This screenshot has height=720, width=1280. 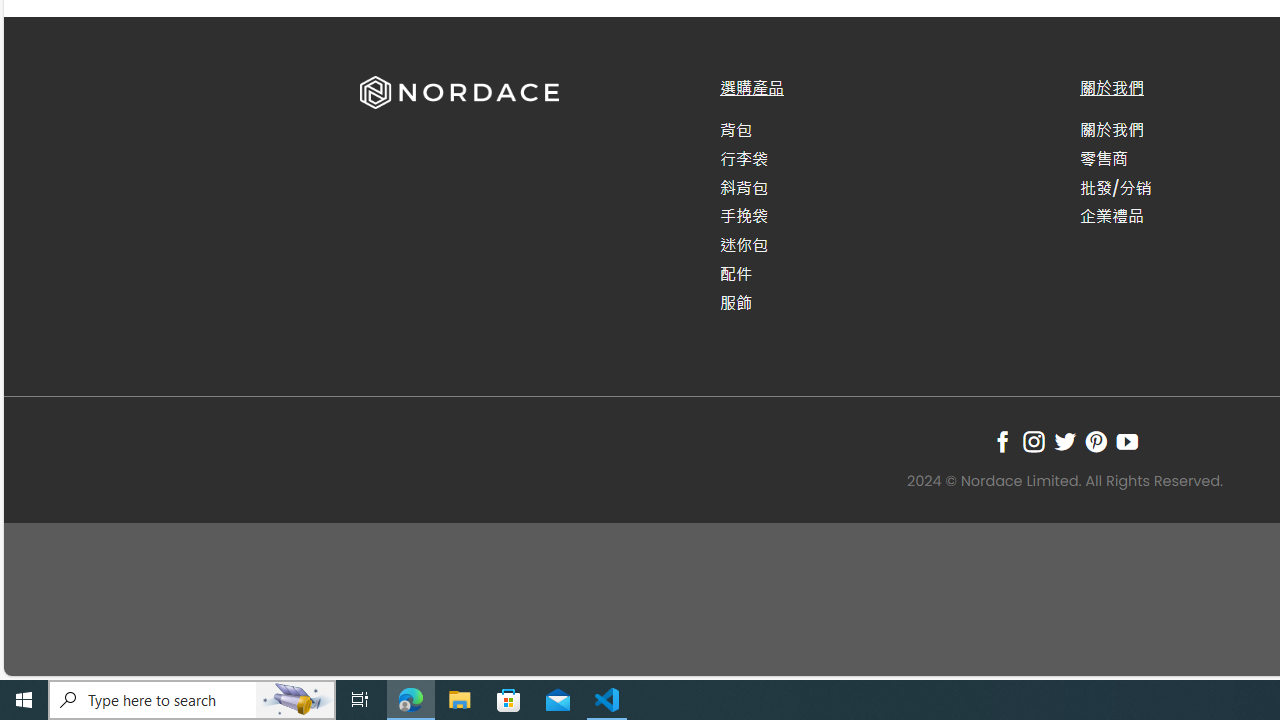 I want to click on 'Follow on Instagram', so click(x=1033, y=440).